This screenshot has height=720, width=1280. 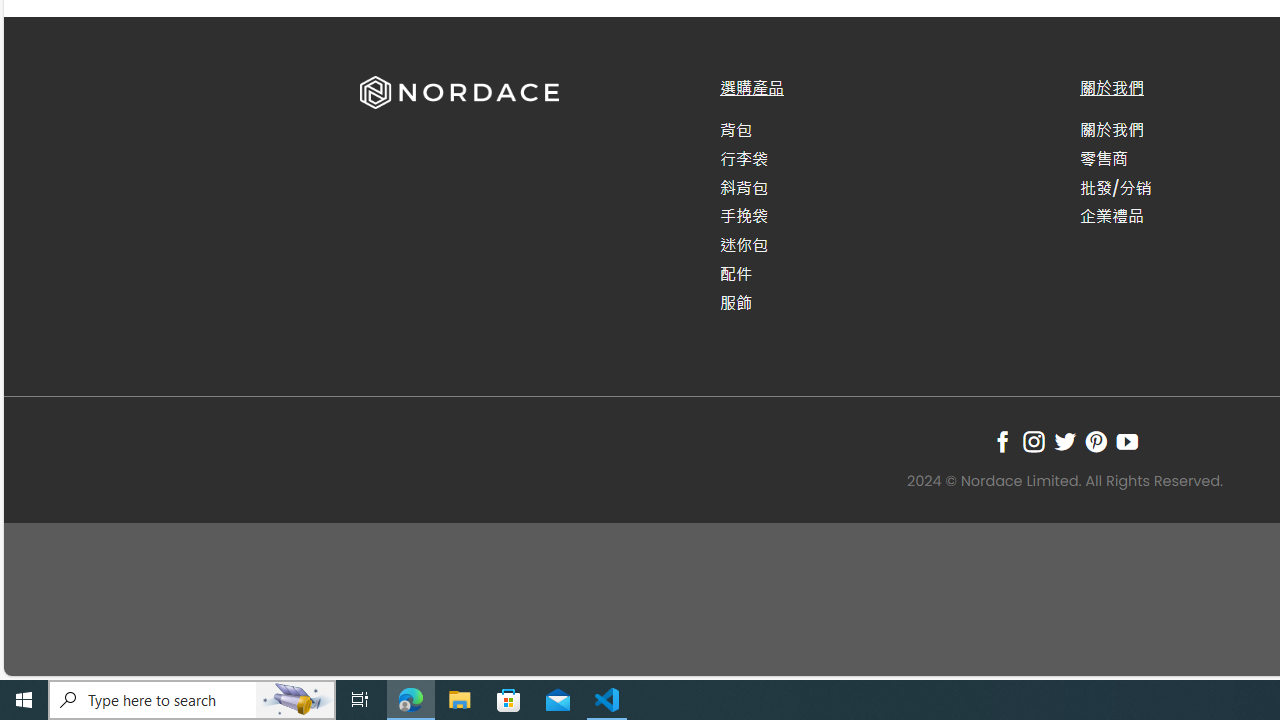 I want to click on 'Follow on Instagram', so click(x=1033, y=440).